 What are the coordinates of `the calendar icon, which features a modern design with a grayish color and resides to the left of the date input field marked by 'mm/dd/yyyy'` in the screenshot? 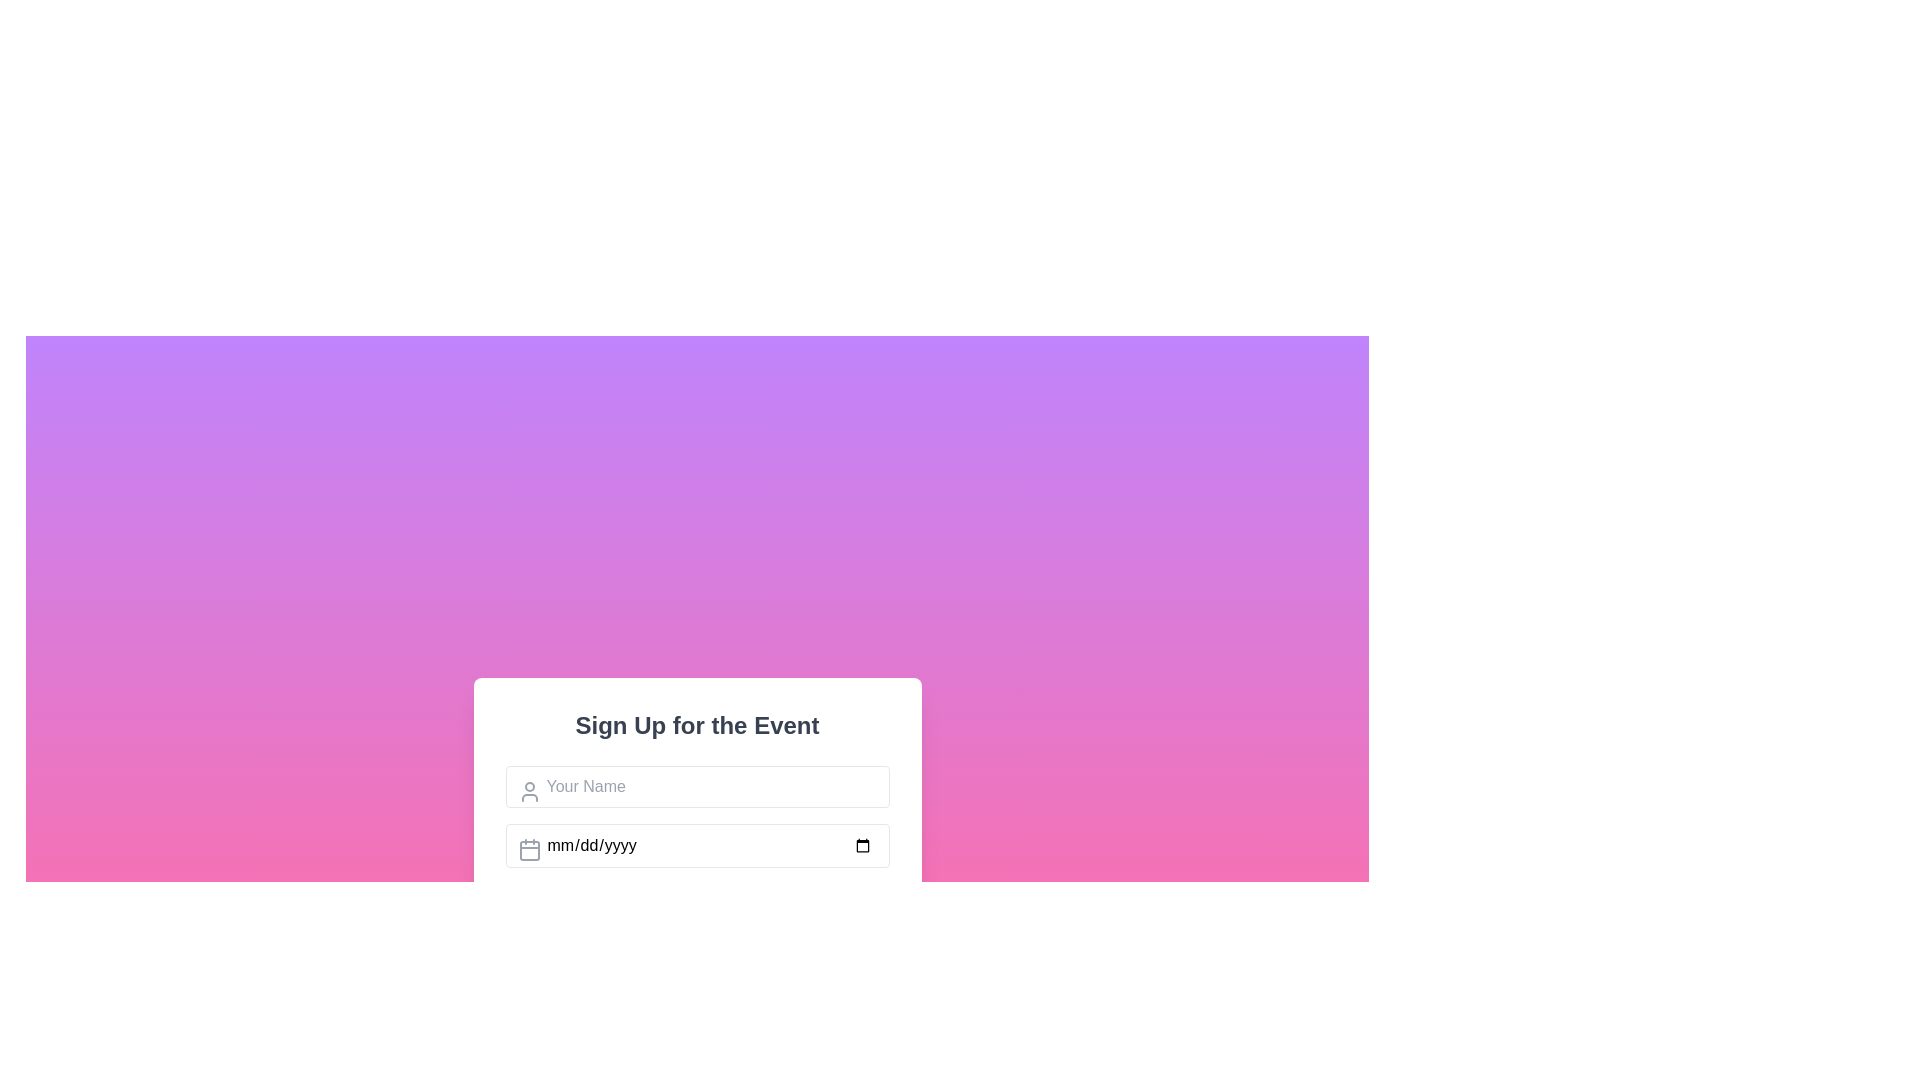 It's located at (529, 849).